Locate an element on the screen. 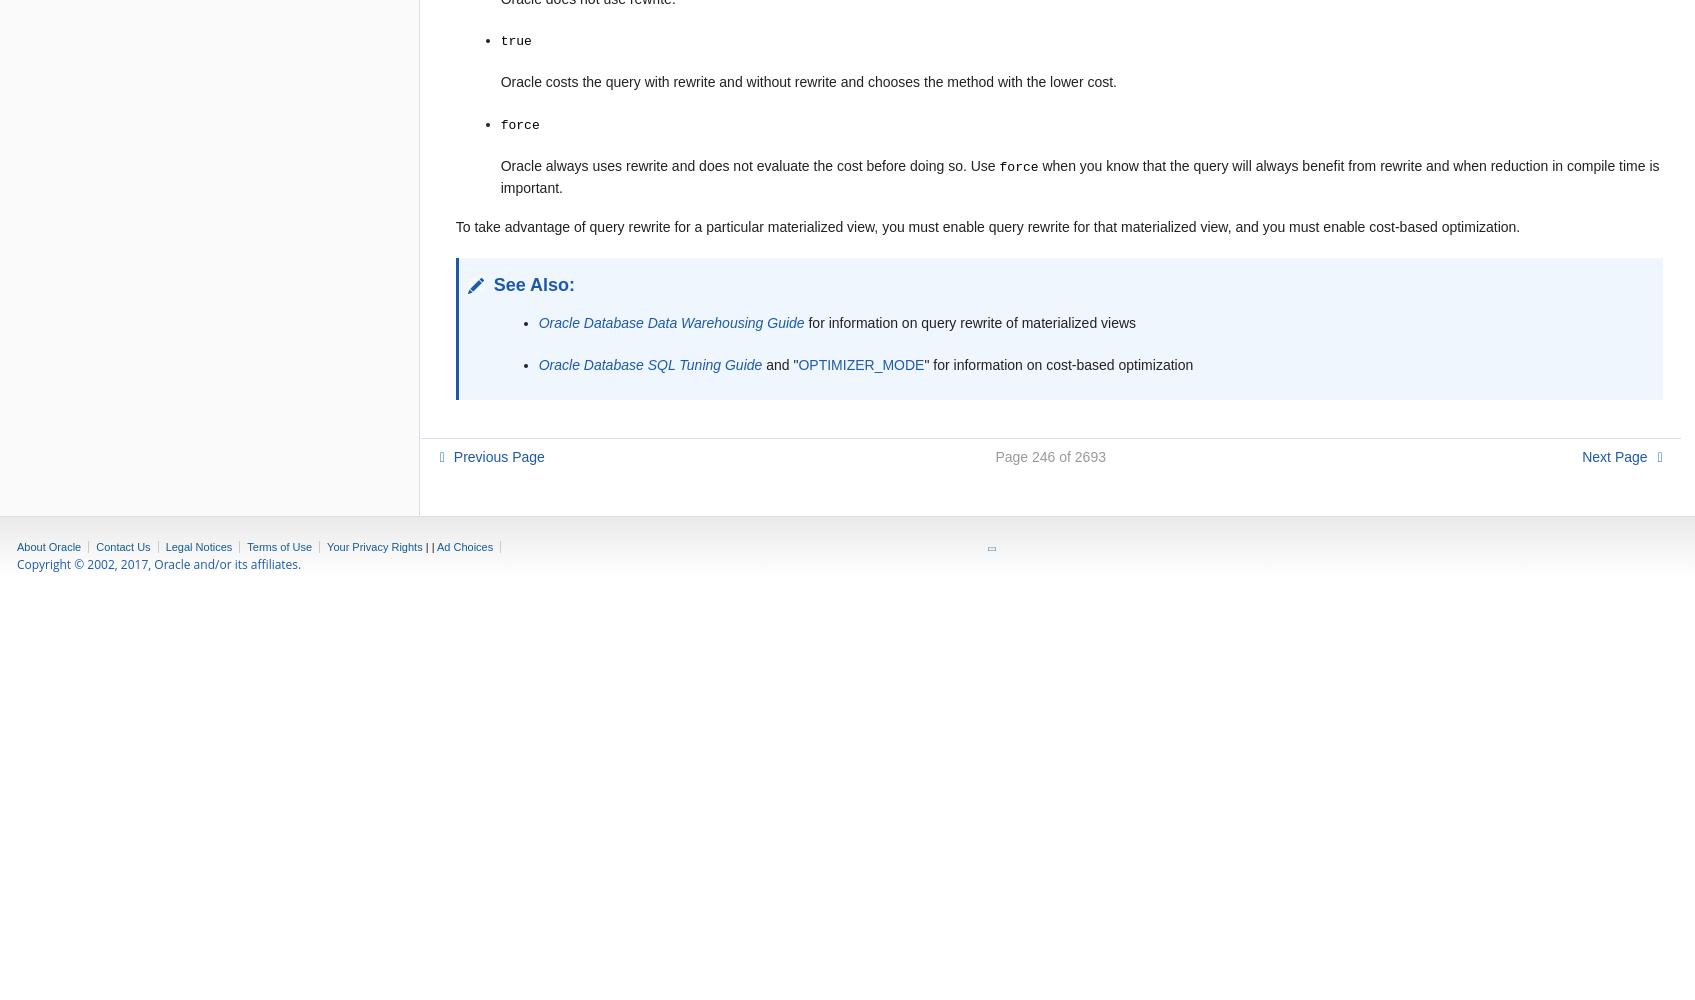 The width and height of the screenshot is (1695, 1000). 'for information on query rewrite of materialized views' is located at coordinates (970, 322).